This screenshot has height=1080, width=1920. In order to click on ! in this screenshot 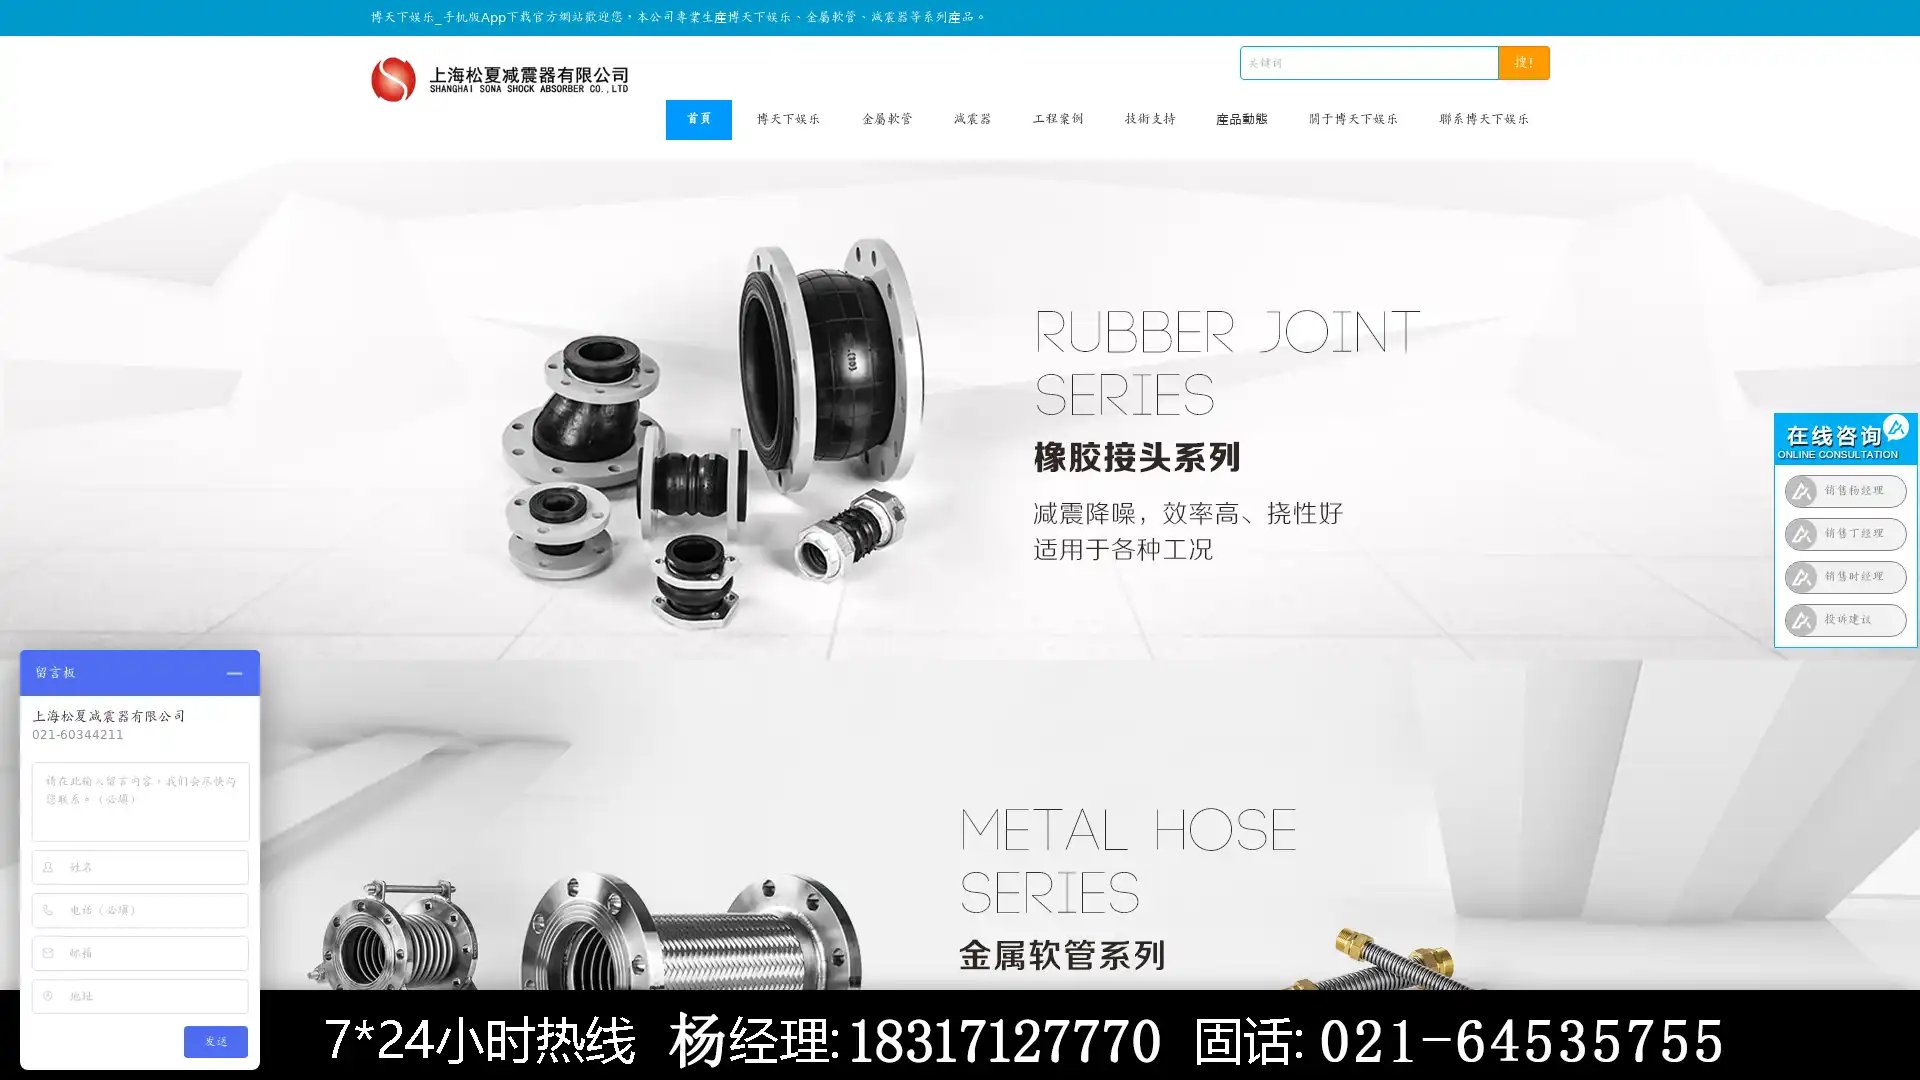, I will do `click(1523, 61)`.